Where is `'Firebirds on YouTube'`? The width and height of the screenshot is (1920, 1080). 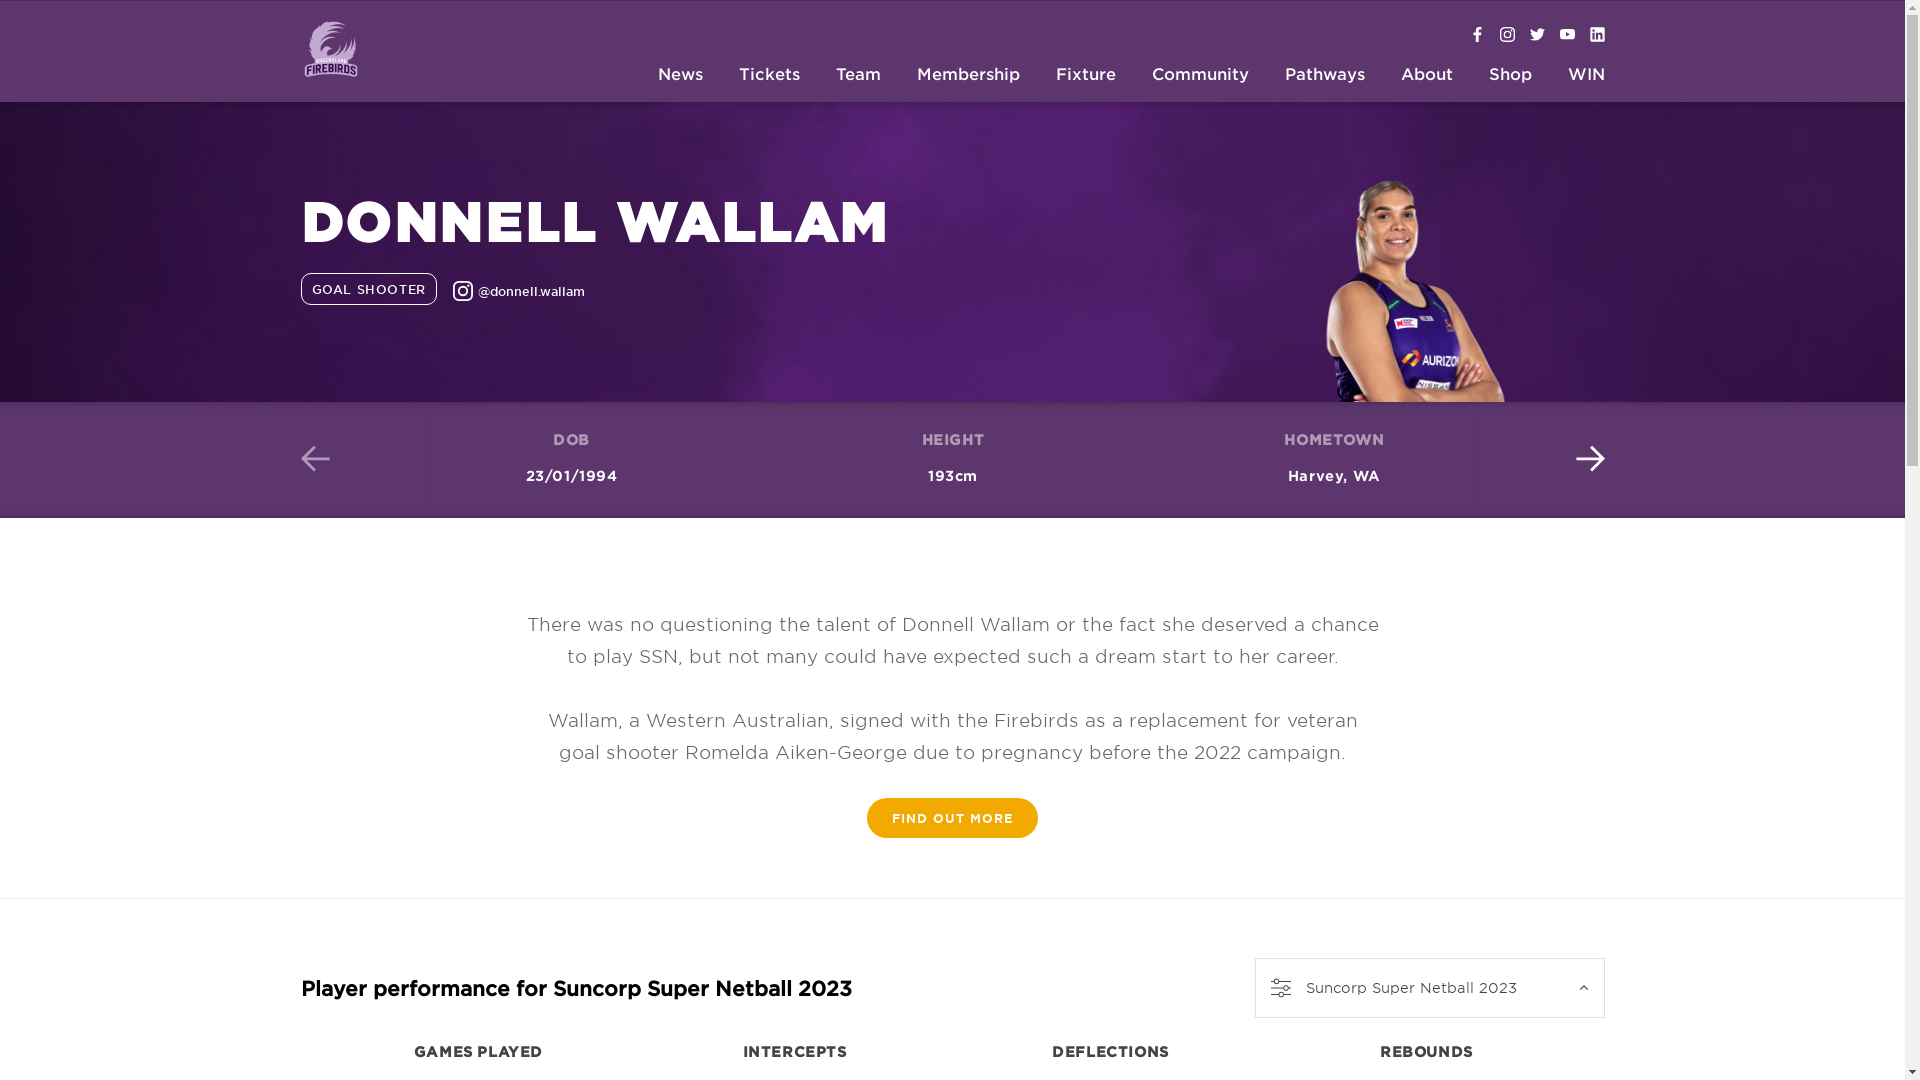
'Firebirds on YouTube' is located at coordinates (1566, 34).